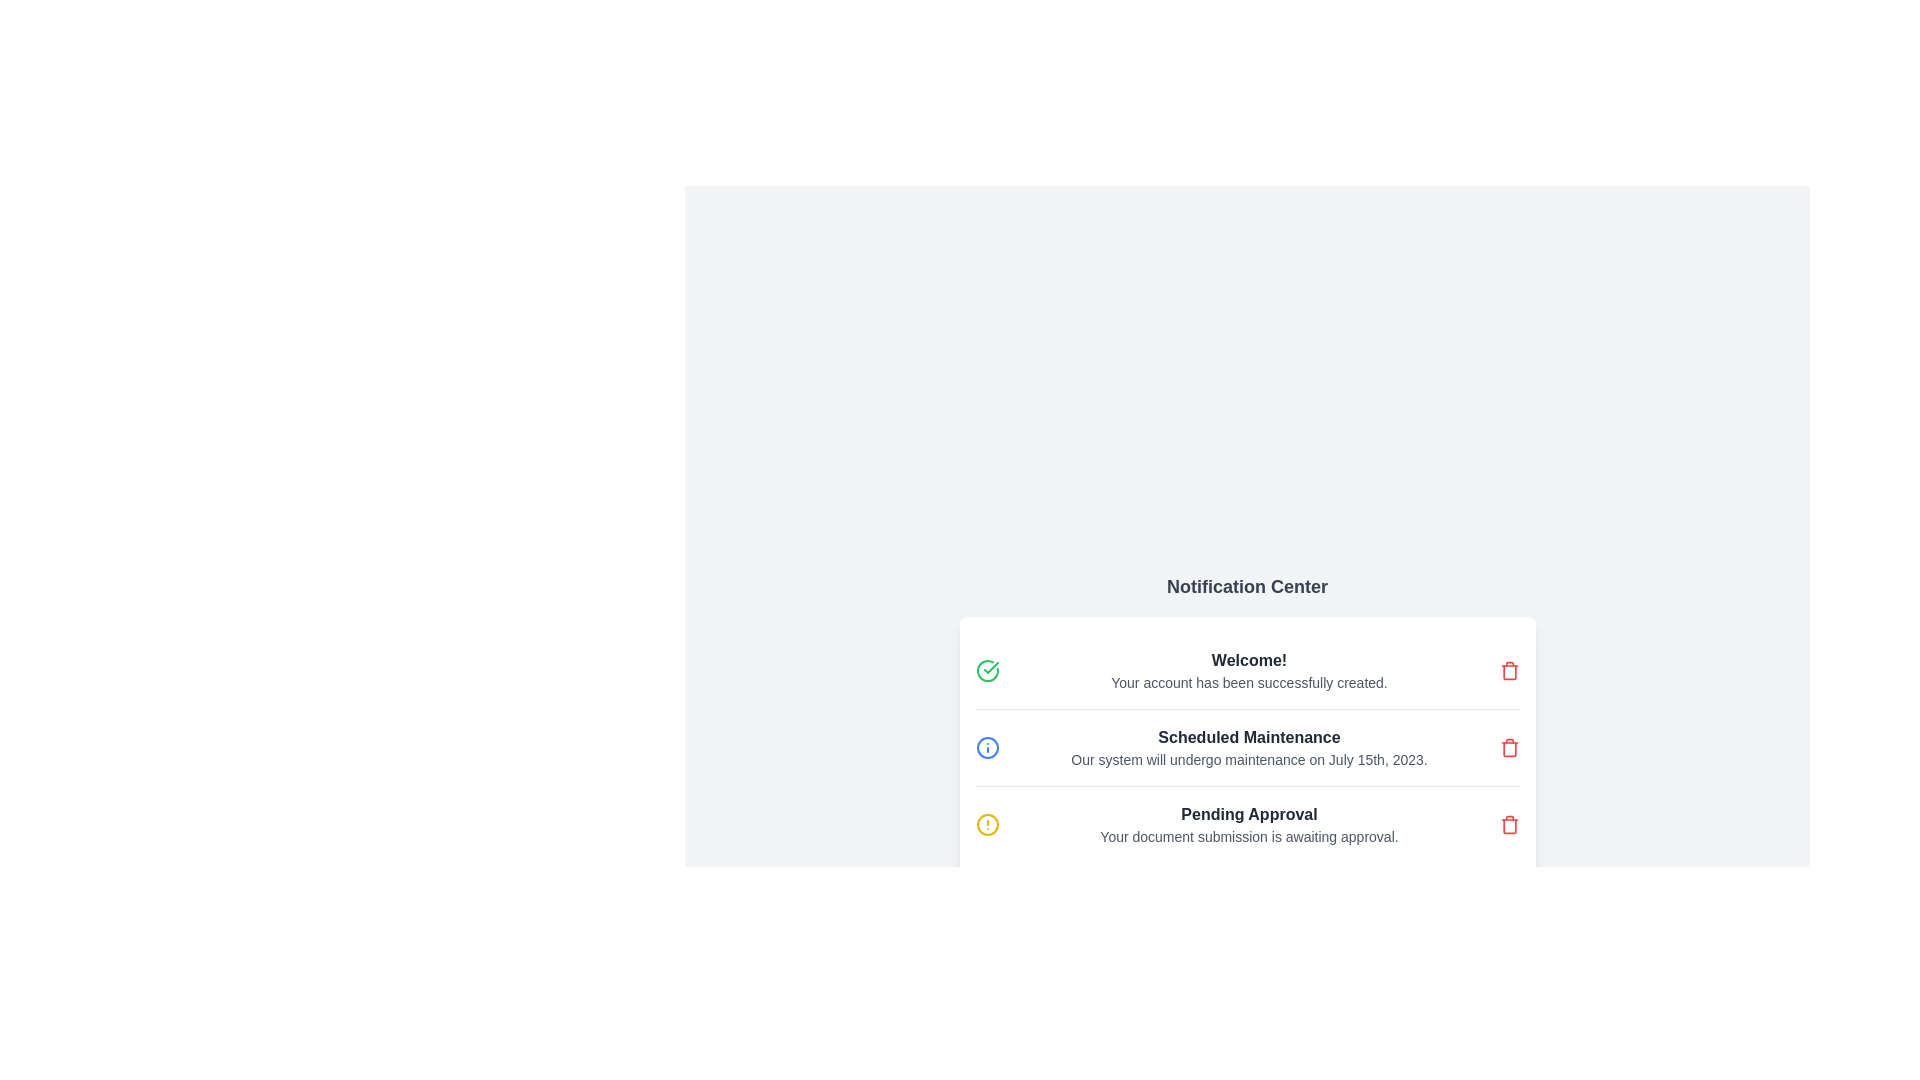 The height and width of the screenshot is (1080, 1920). What do you see at coordinates (1248, 814) in the screenshot?
I see `the static text label indicating 'Pending Approval', which is positioned above the descriptive text regarding document submission and below other notifications` at bounding box center [1248, 814].